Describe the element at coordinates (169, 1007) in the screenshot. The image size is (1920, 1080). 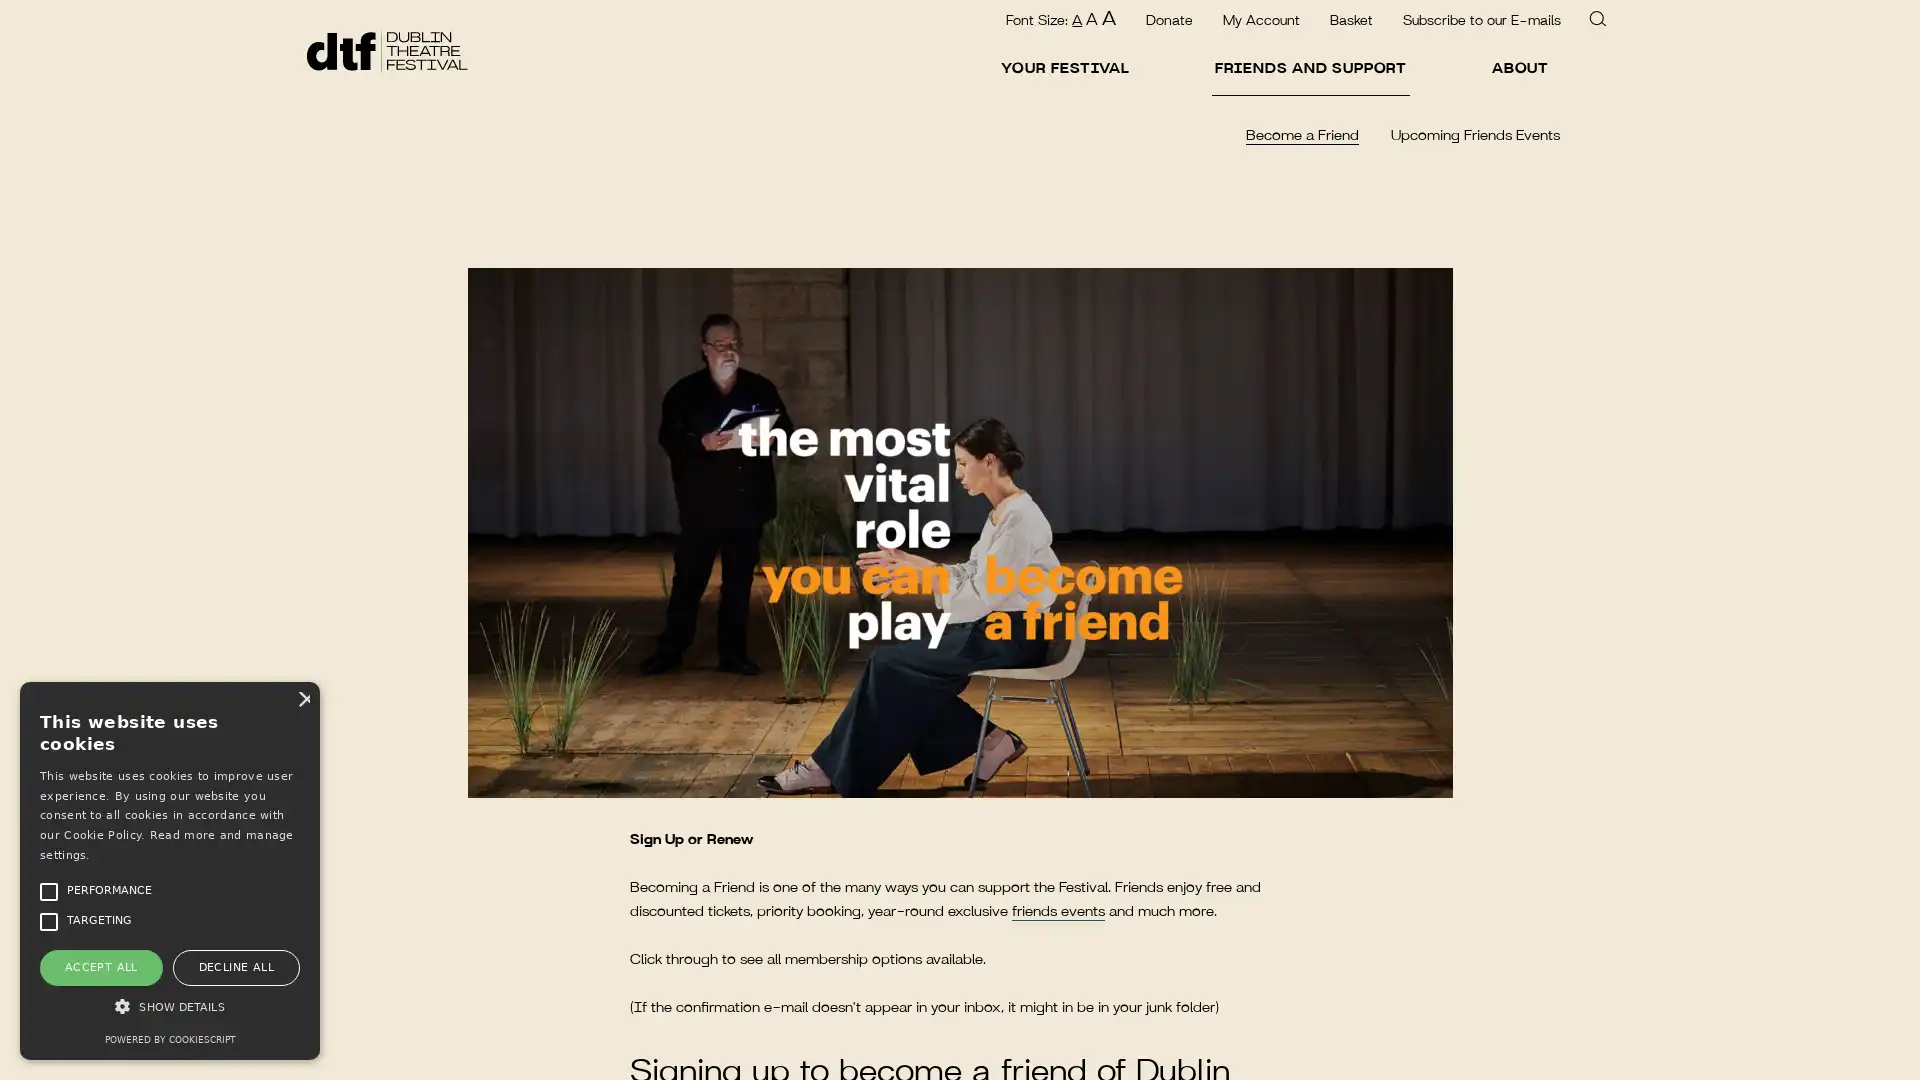
I see `SHOW DETAILS` at that location.